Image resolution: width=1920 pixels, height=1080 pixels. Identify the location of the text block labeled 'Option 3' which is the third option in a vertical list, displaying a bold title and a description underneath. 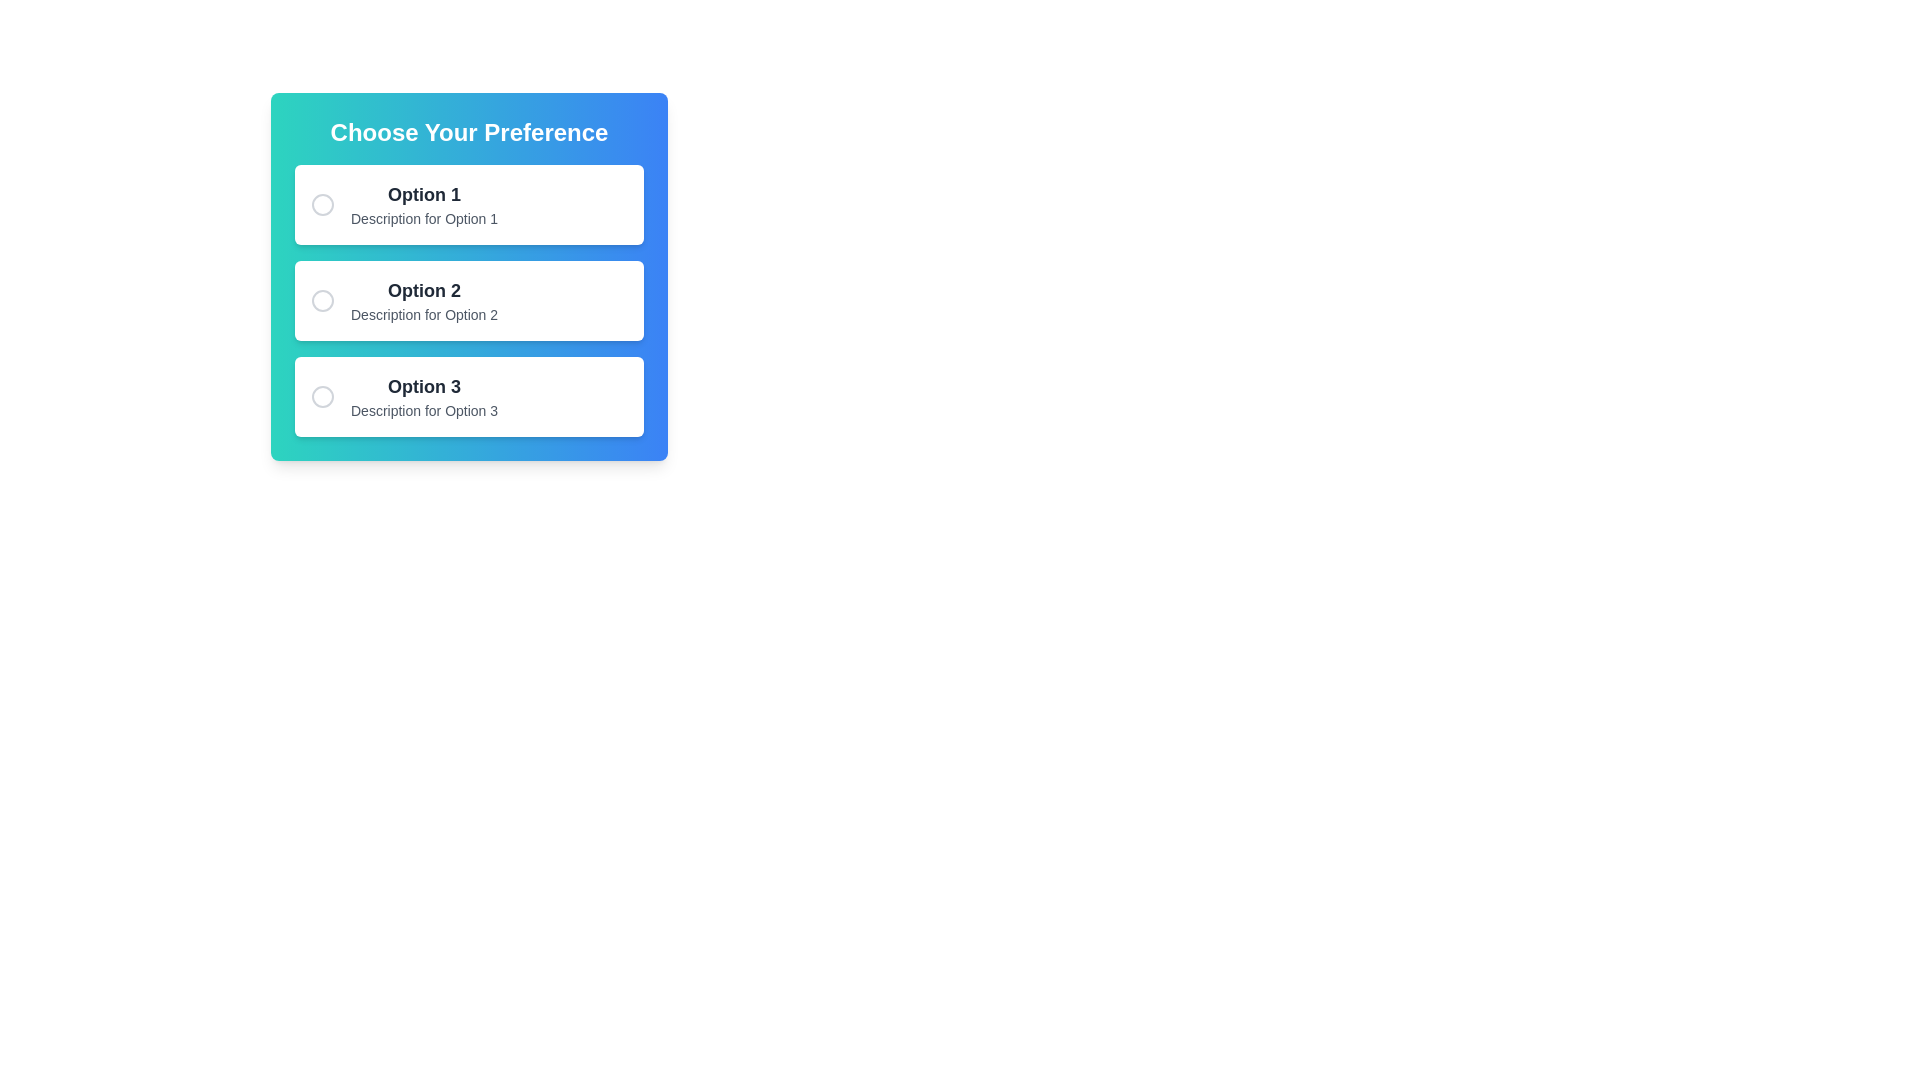
(423, 397).